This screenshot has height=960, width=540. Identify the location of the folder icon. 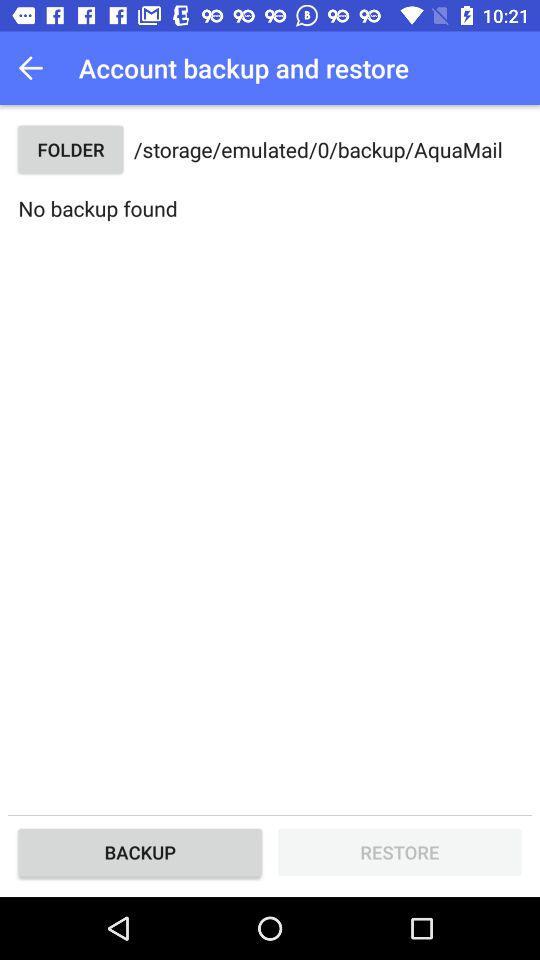
(69, 148).